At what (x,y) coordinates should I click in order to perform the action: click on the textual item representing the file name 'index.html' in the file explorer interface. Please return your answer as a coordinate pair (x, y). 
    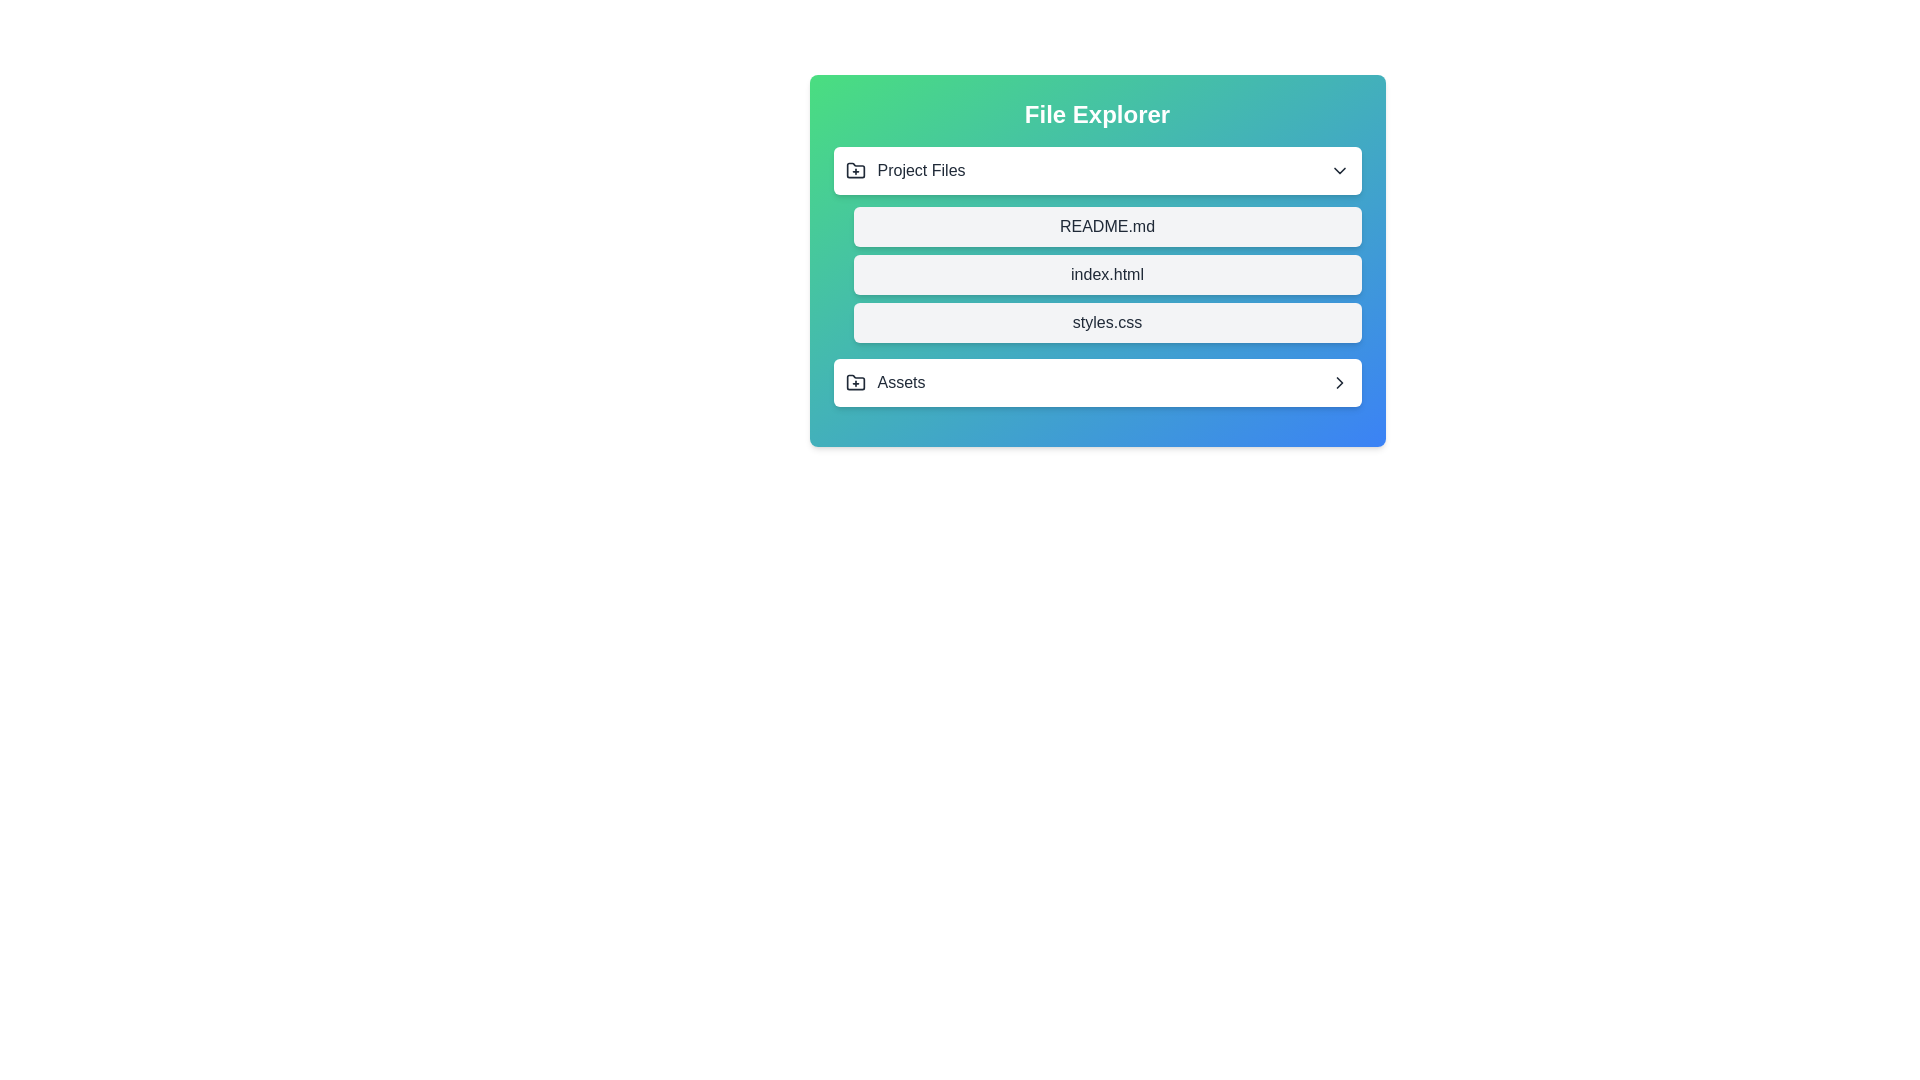
    Looking at the image, I should click on (1096, 260).